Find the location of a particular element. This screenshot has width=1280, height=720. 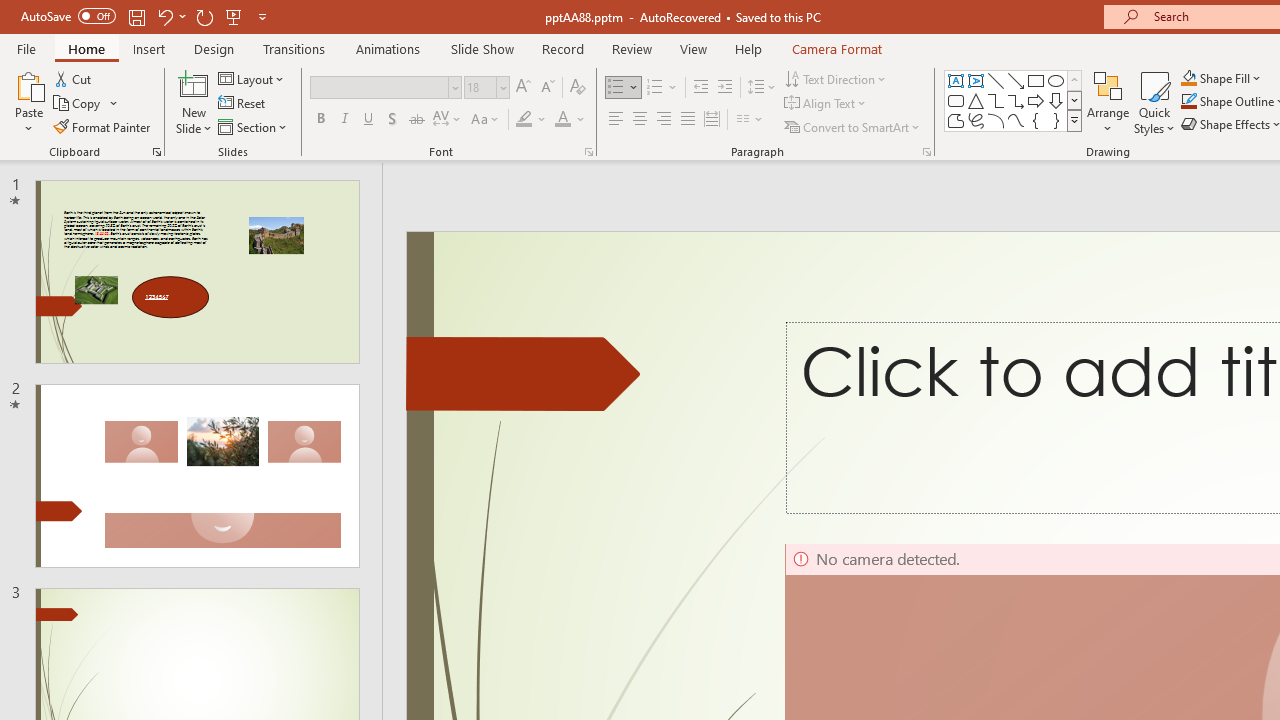

'Convert to SmartArt' is located at coordinates (853, 127).